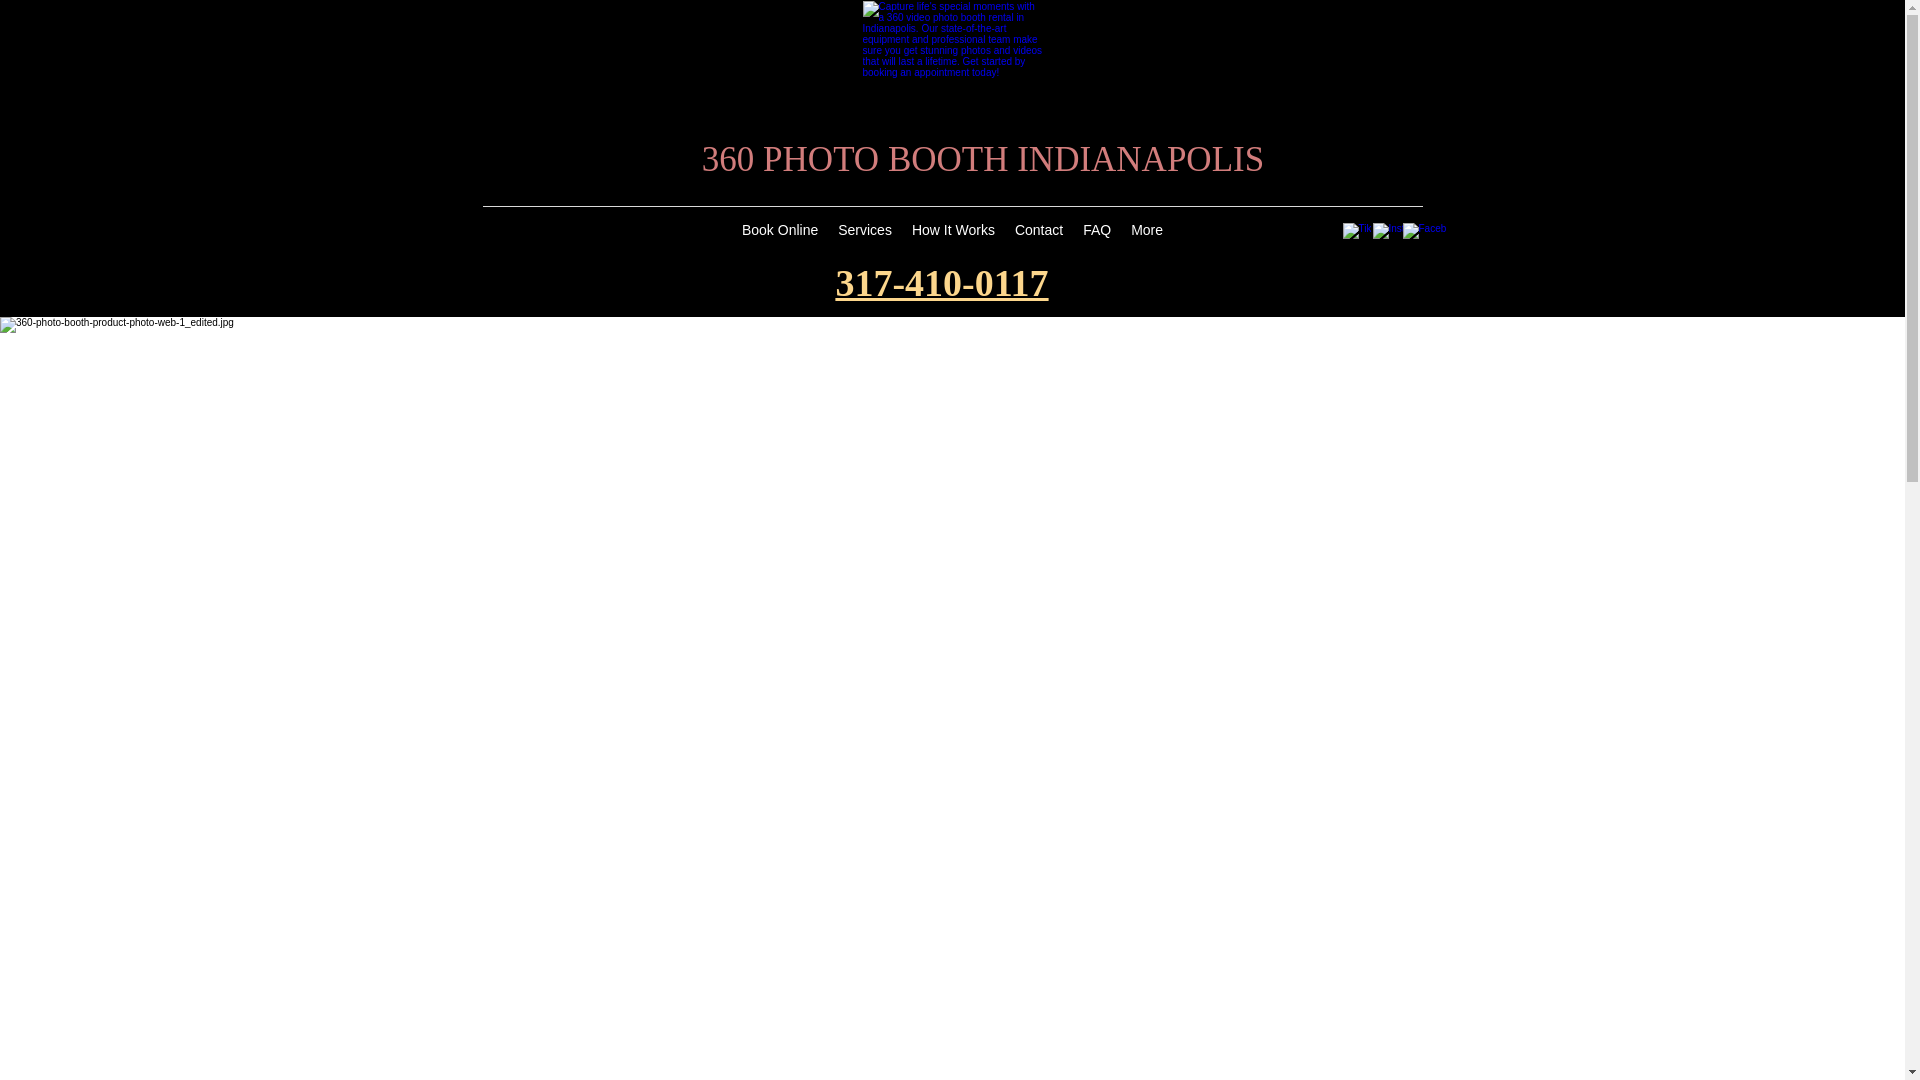 Image resolution: width=1920 pixels, height=1080 pixels. What do you see at coordinates (778, 231) in the screenshot?
I see `'Book Online'` at bounding box center [778, 231].